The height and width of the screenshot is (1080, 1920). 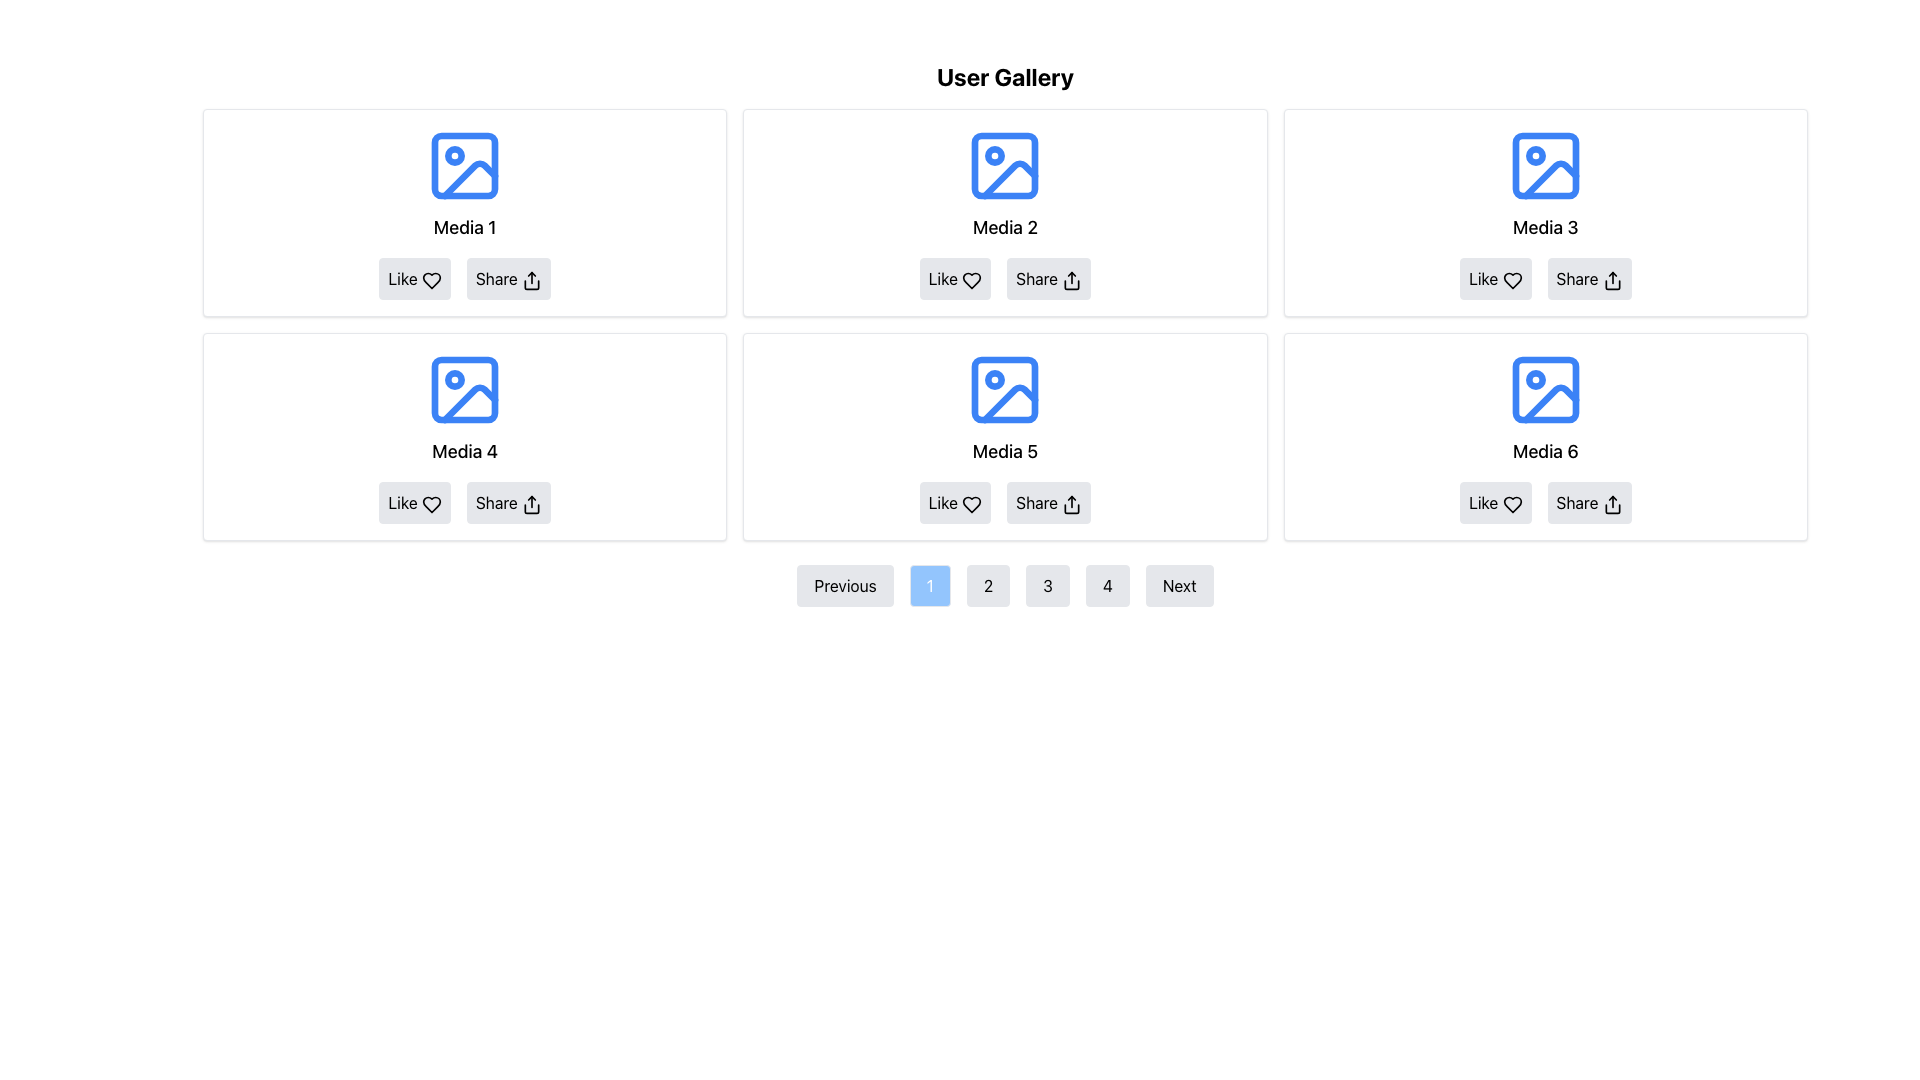 I want to click on the icon representing 'Media 1' located in the top-left quadrant of the user gallery grid, so click(x=464, y=164).